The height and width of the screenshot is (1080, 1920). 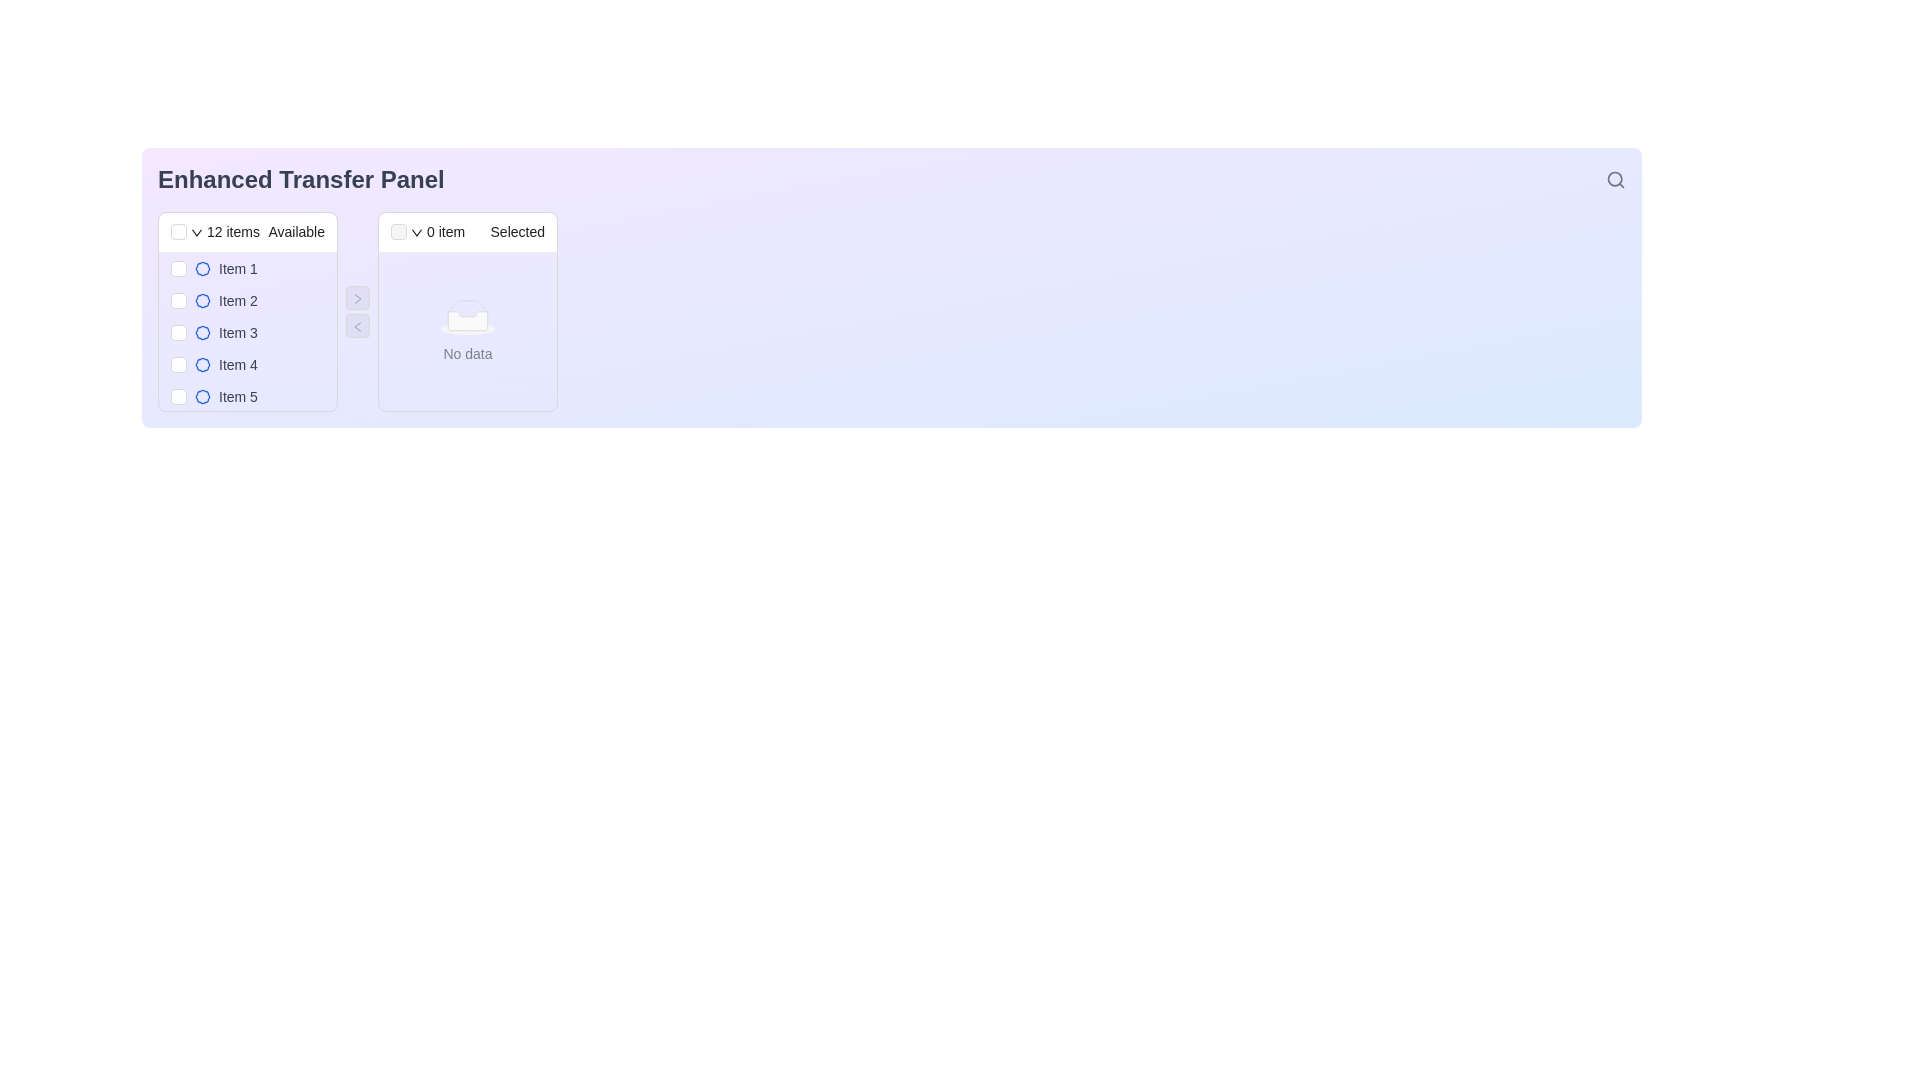 I want to click on the icon or badge next to the label 'Item 2' in the left panel, so click(x=202, y=300).